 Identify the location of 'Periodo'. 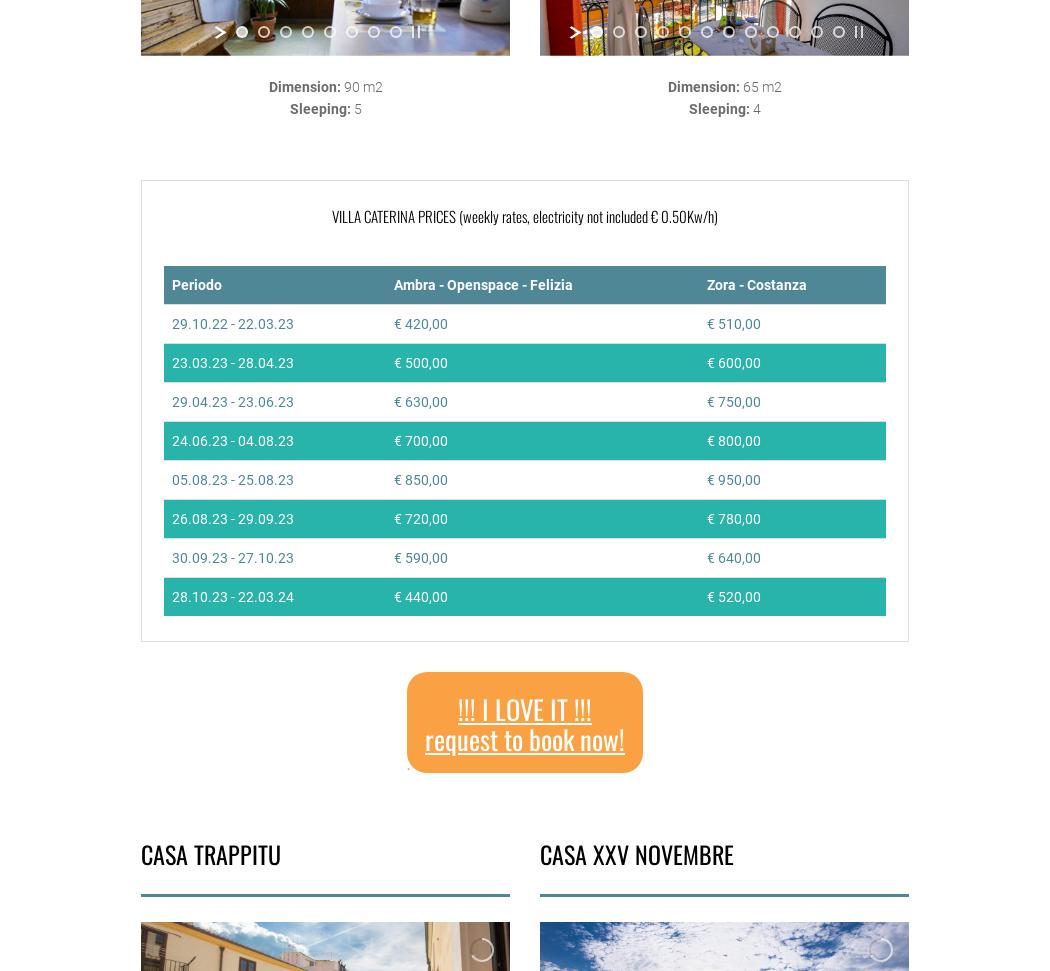
(195, 283).